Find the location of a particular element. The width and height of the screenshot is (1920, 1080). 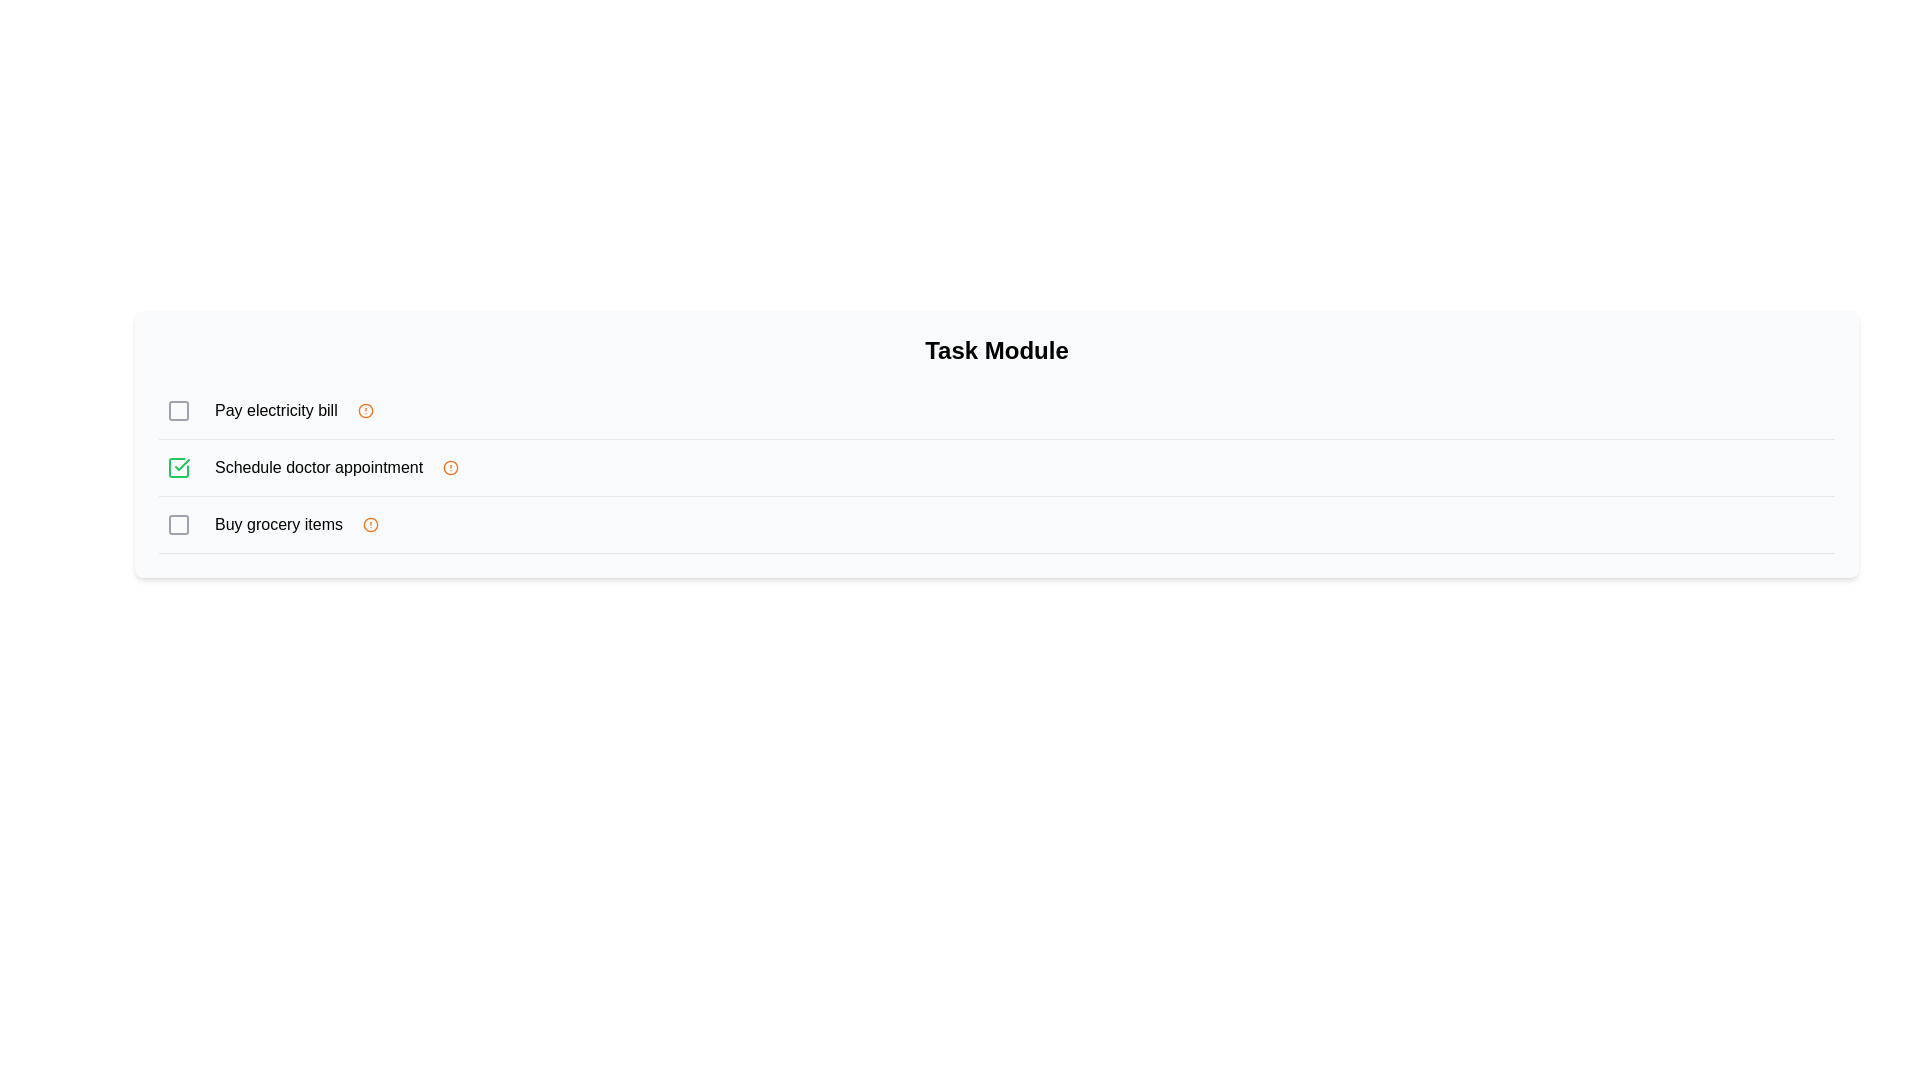

the small circular icon with an empty orange border and an orange dot in the center, located to the right of the text 'Buy grocery items' is located at coordinates (371, 523).